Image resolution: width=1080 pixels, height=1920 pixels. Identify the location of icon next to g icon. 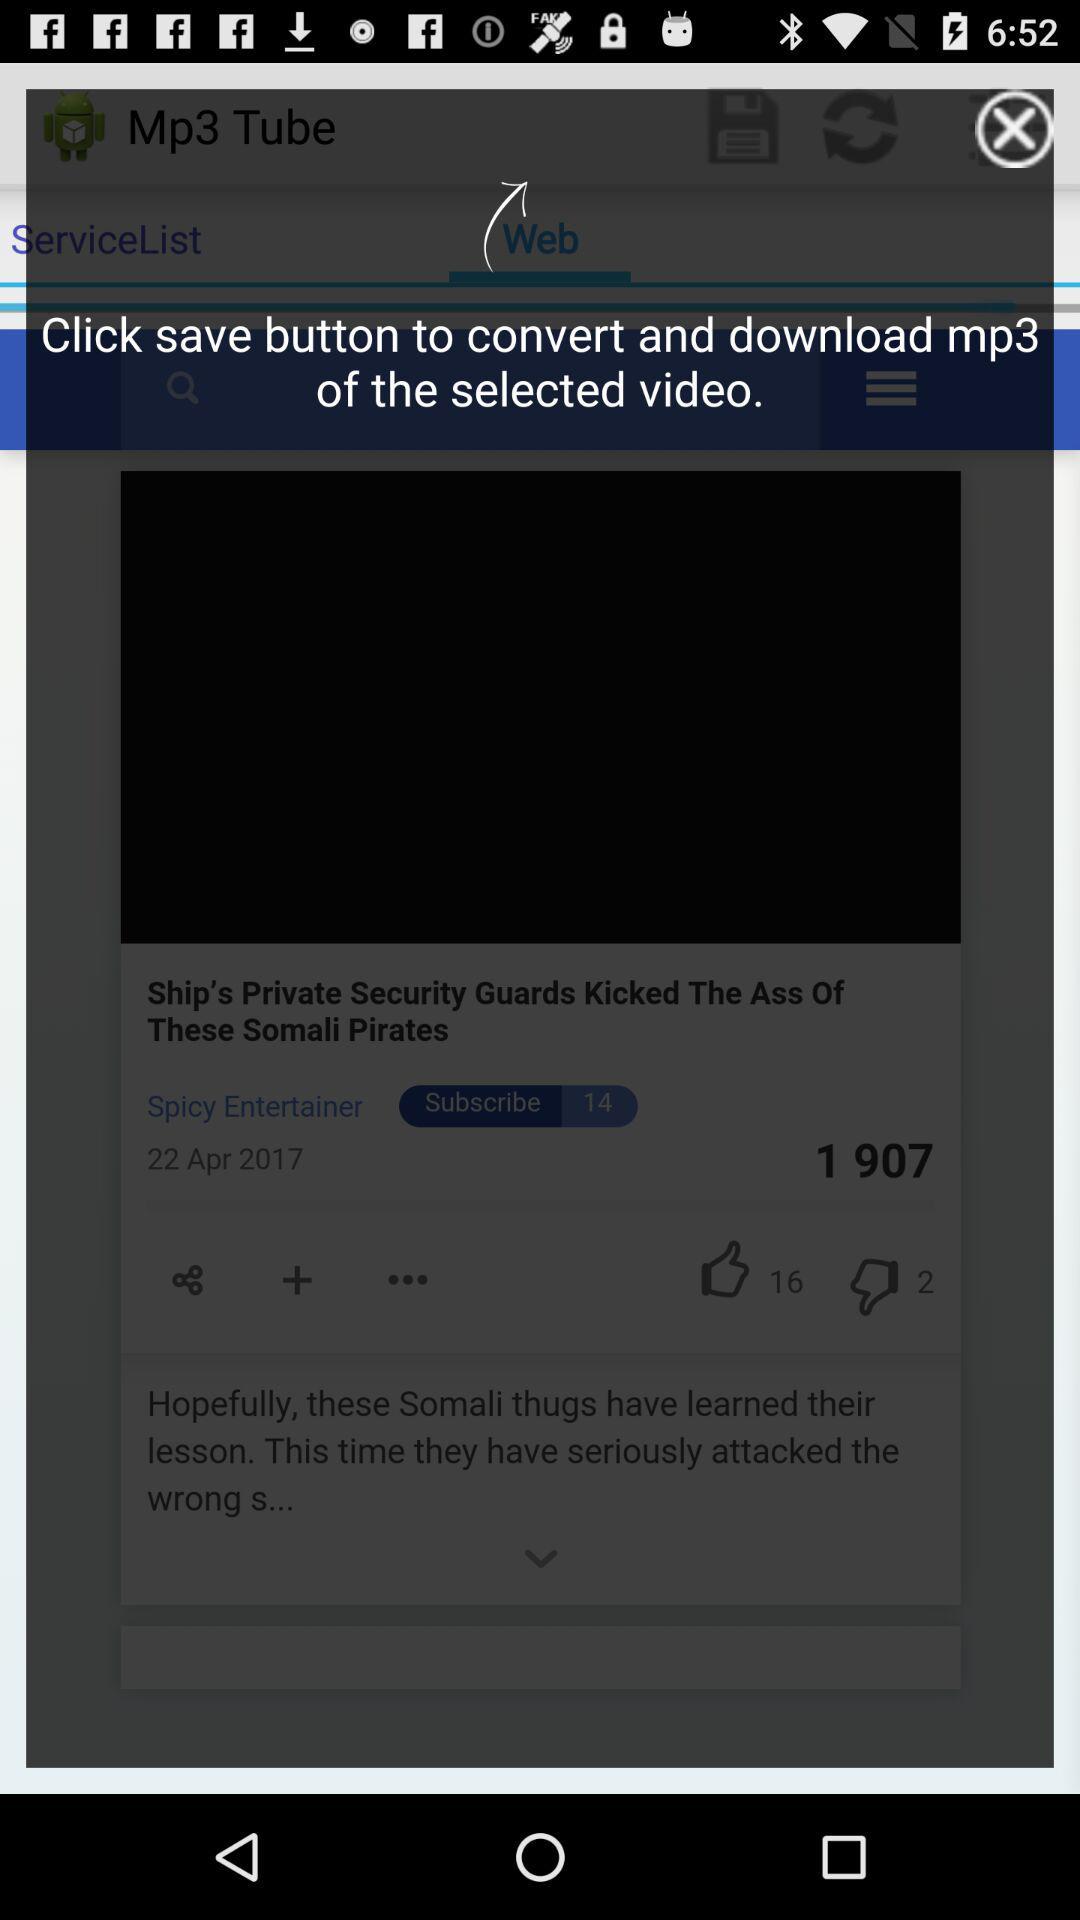
(1014, 127).